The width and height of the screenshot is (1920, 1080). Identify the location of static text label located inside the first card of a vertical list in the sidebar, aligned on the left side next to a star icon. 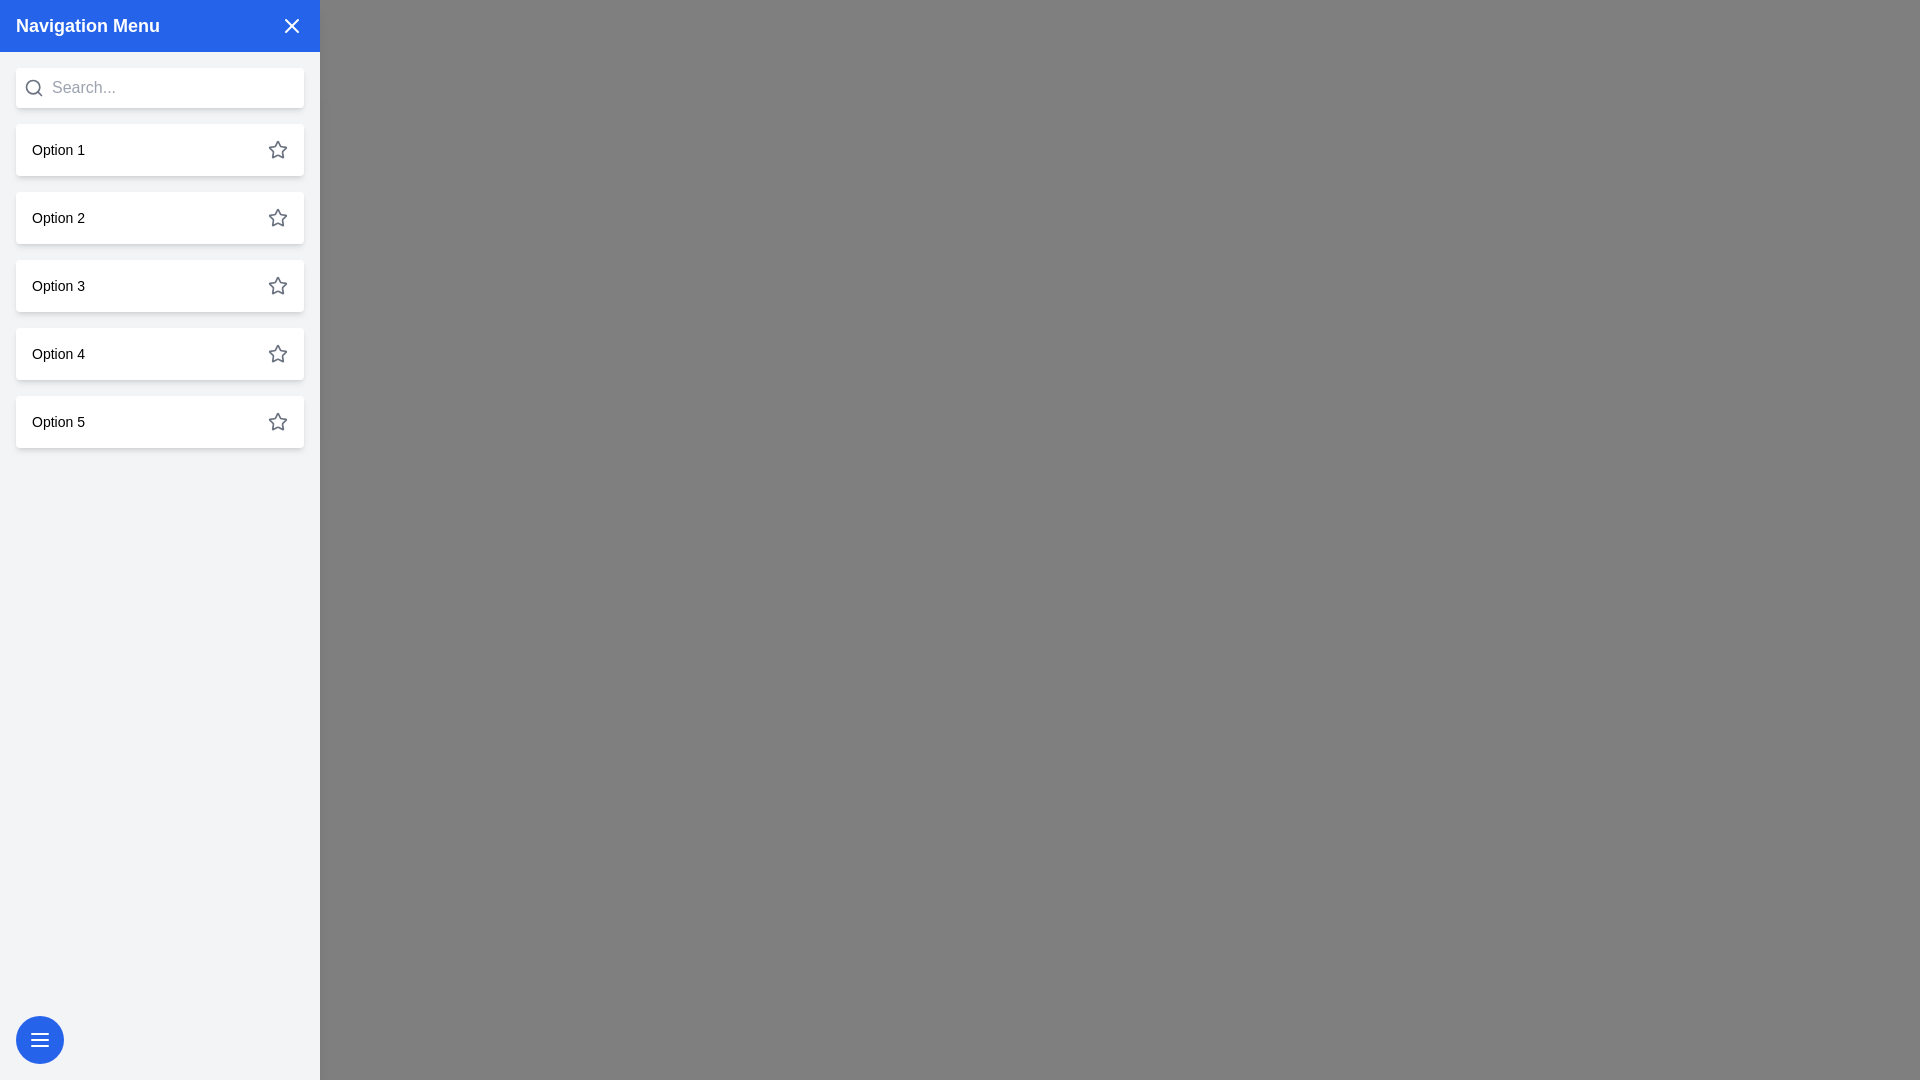
(58, 149).